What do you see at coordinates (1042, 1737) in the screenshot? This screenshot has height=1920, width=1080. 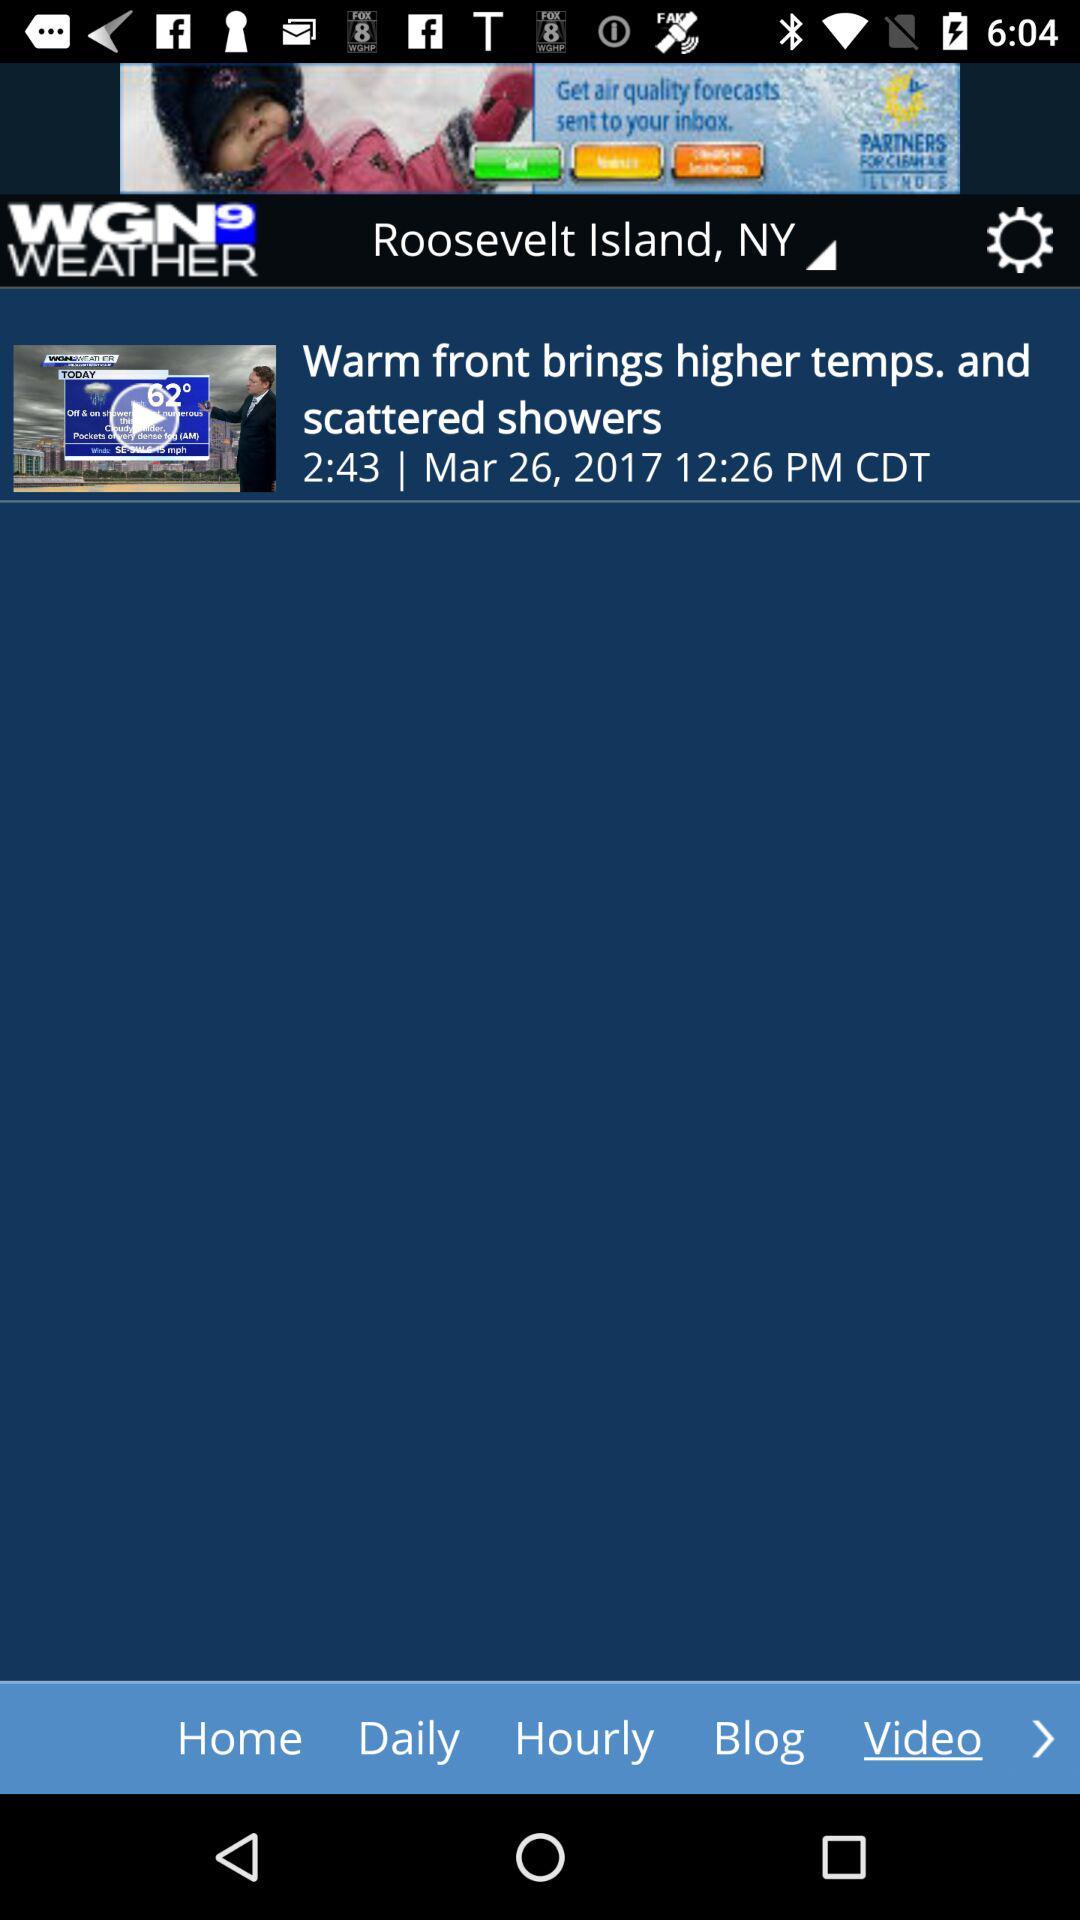 I see `the arrow_forward icon` at bounding box center [1042, 1737].